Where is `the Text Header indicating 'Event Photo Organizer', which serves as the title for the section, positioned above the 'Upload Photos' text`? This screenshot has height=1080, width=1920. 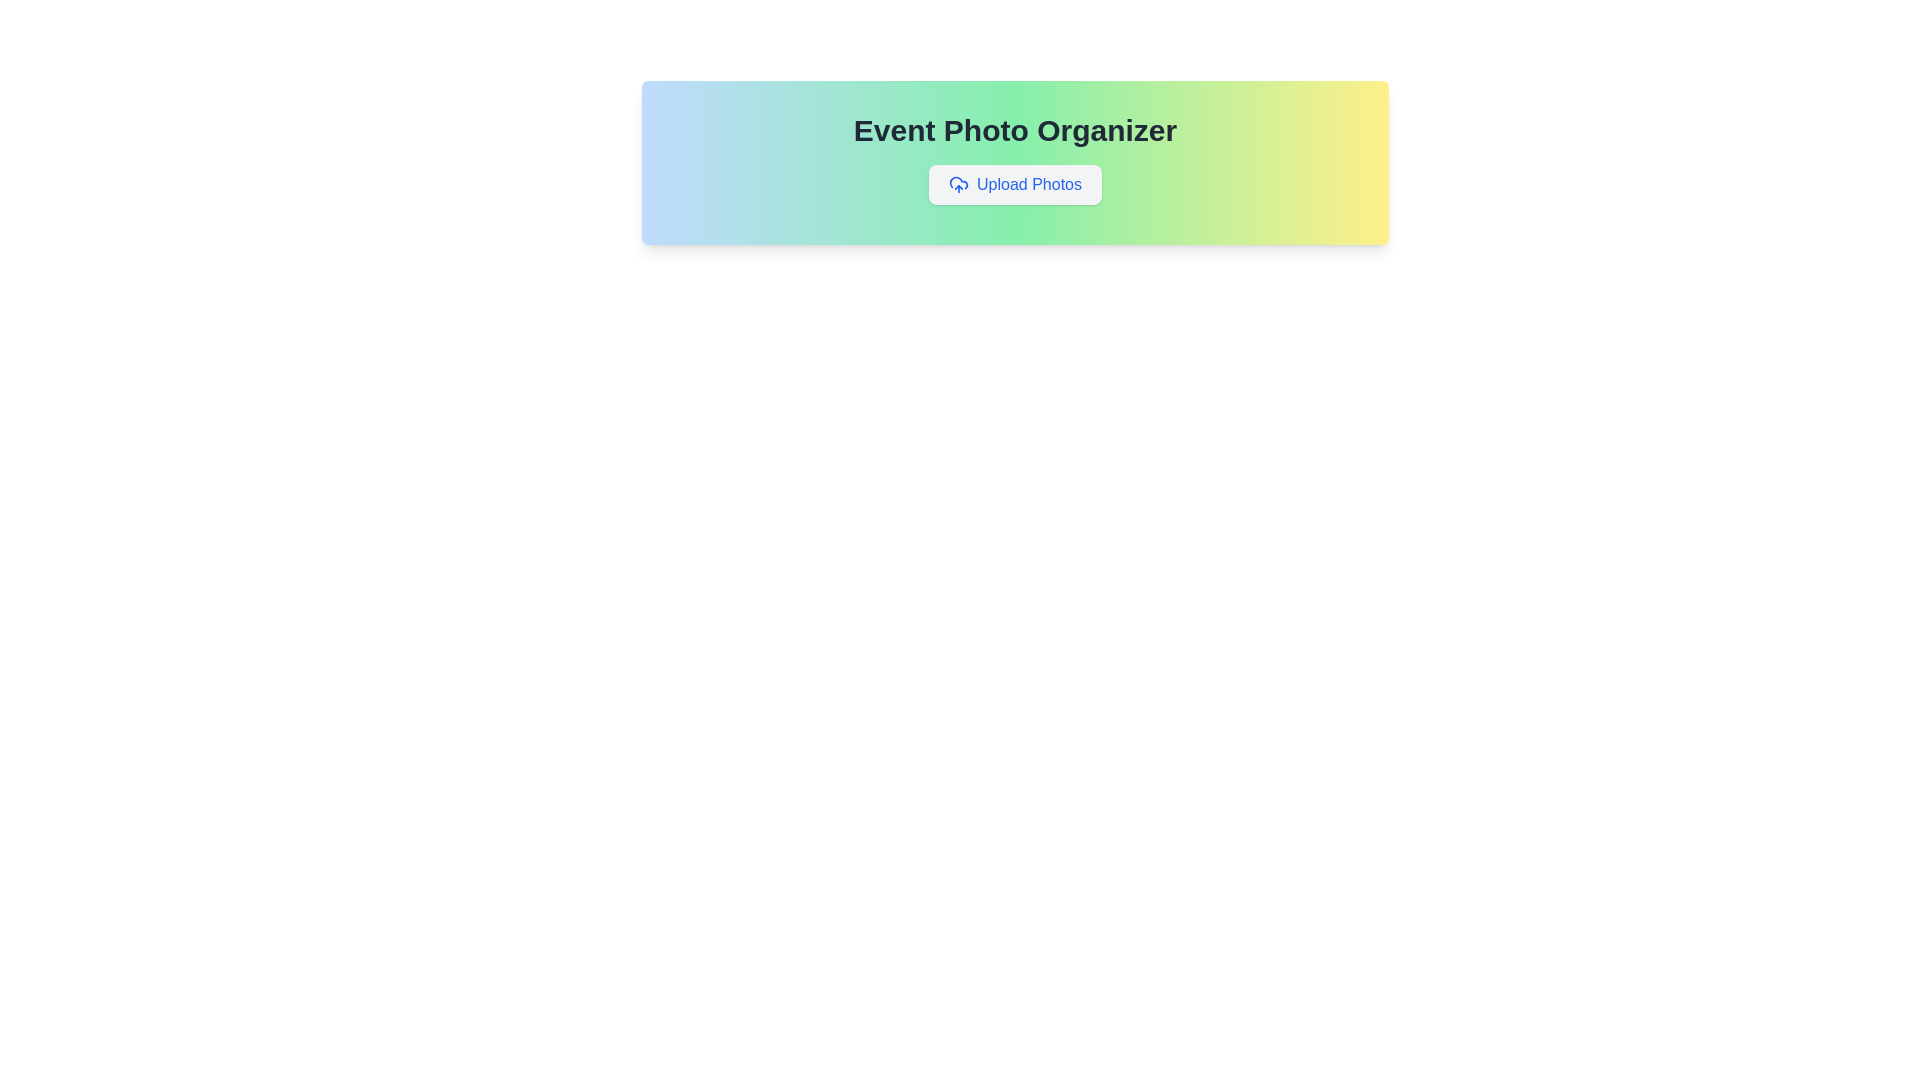
the Text Header indicating 'Event Photo Organizer', which serves as the title for the section, positioned above the 'Upload Photos' text is located at coordinates (1015, 131).